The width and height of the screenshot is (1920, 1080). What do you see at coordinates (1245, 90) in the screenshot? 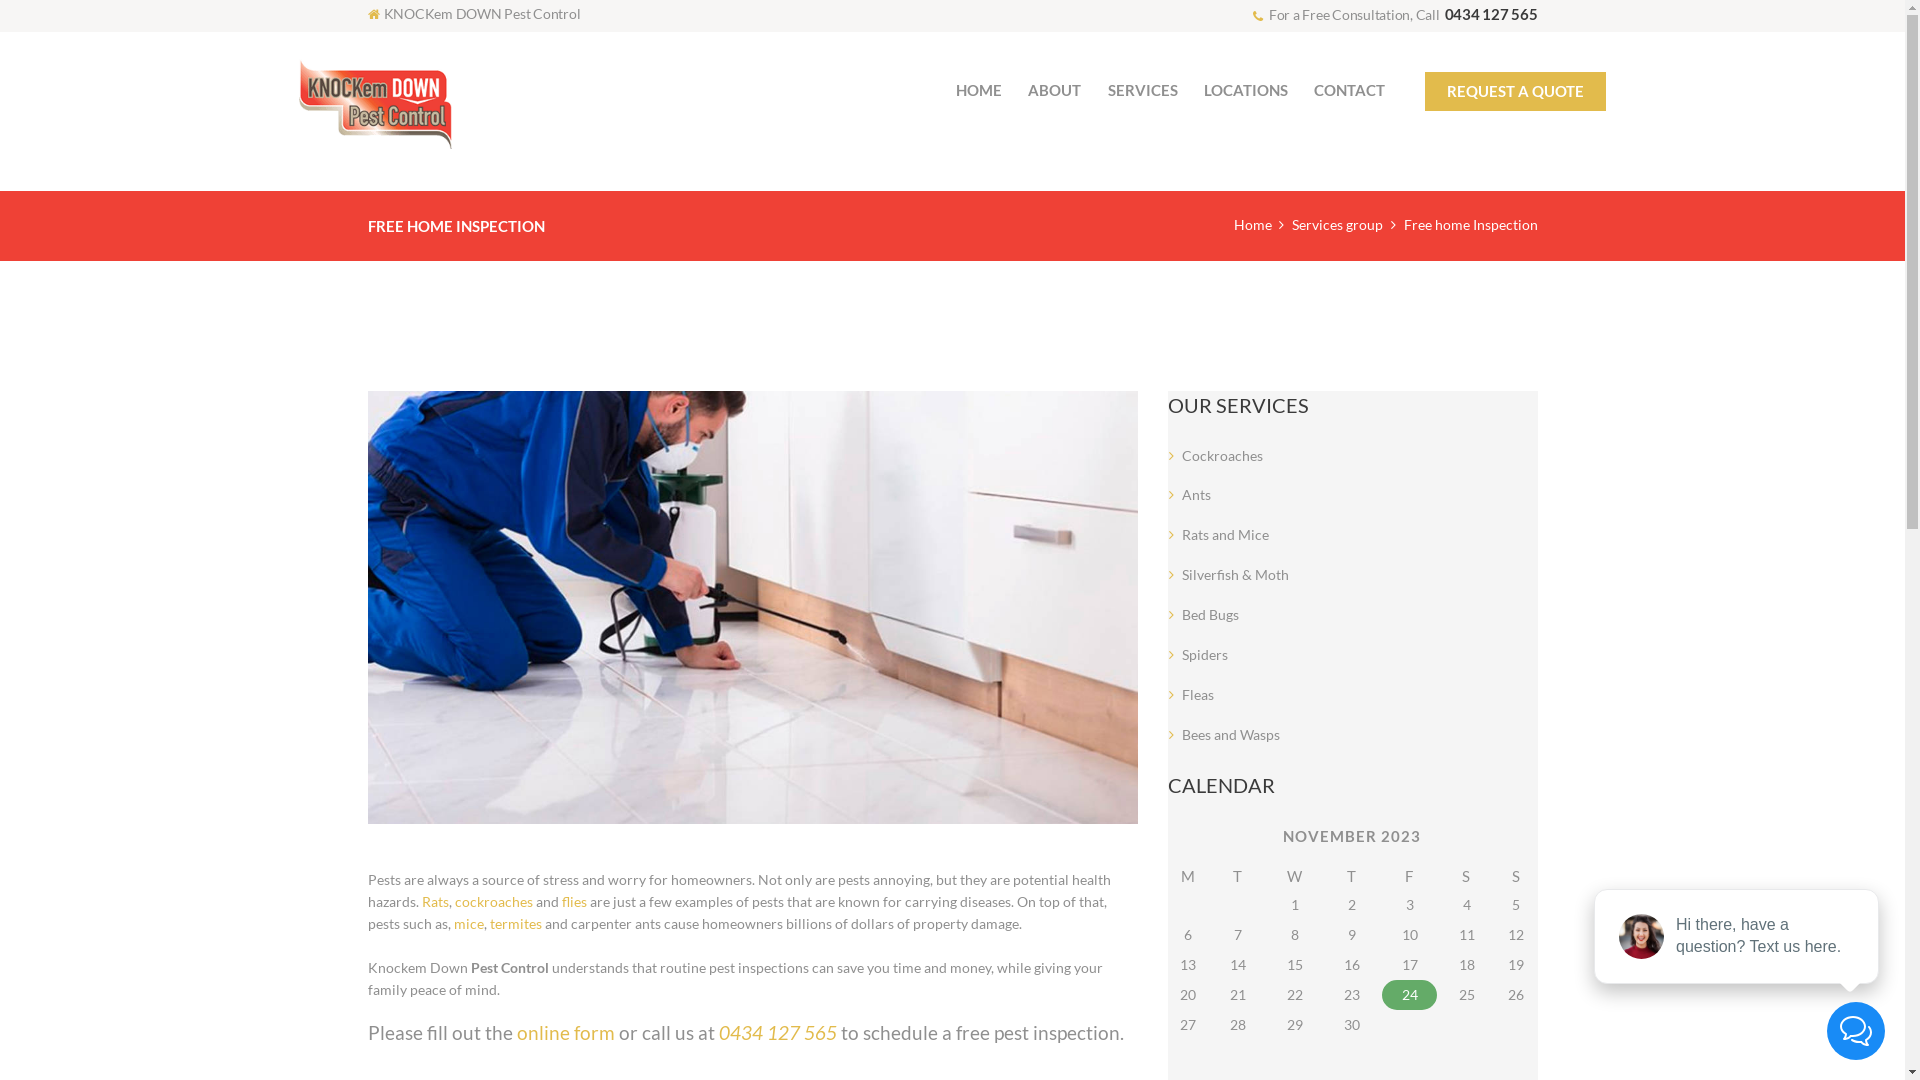
I see `'LOCATIONS'` at bounding box center [1245, 90].